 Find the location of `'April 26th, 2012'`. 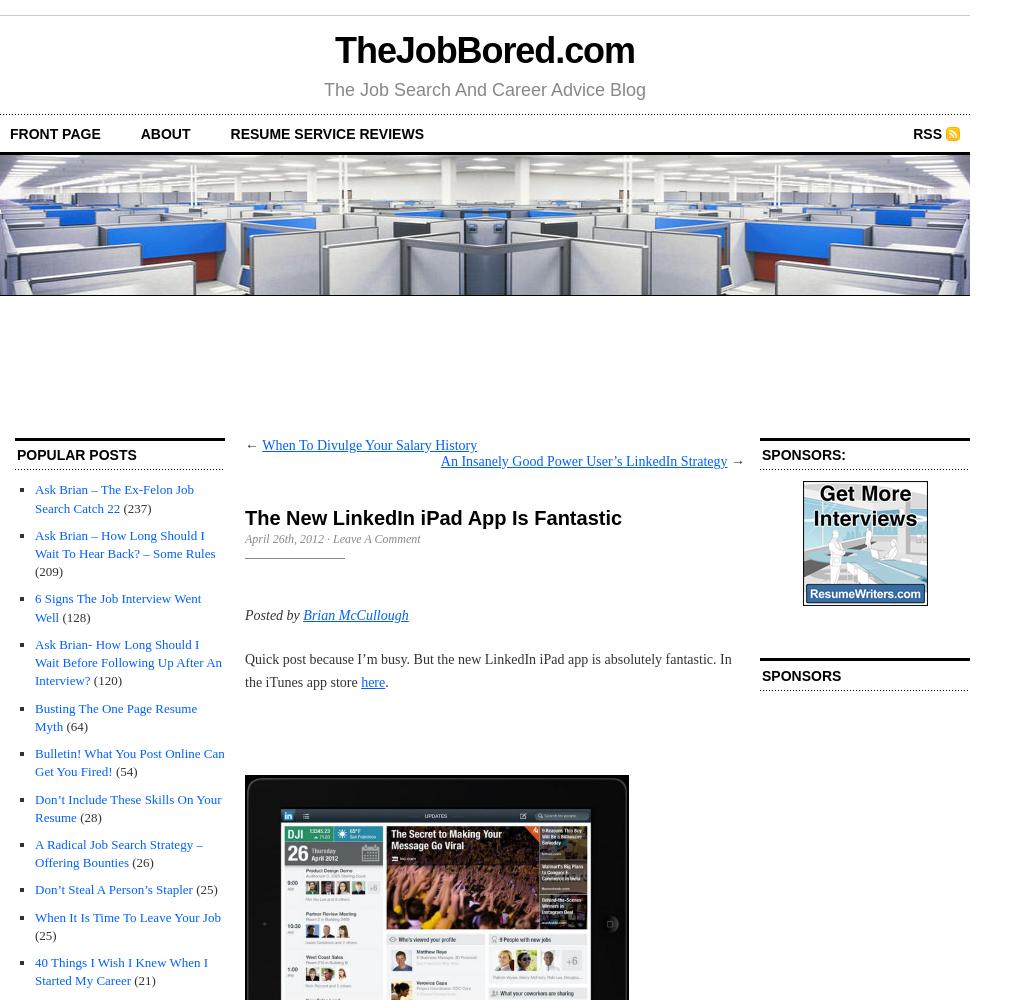

'April 26th, 2012' is located at coordinates (284, 538).